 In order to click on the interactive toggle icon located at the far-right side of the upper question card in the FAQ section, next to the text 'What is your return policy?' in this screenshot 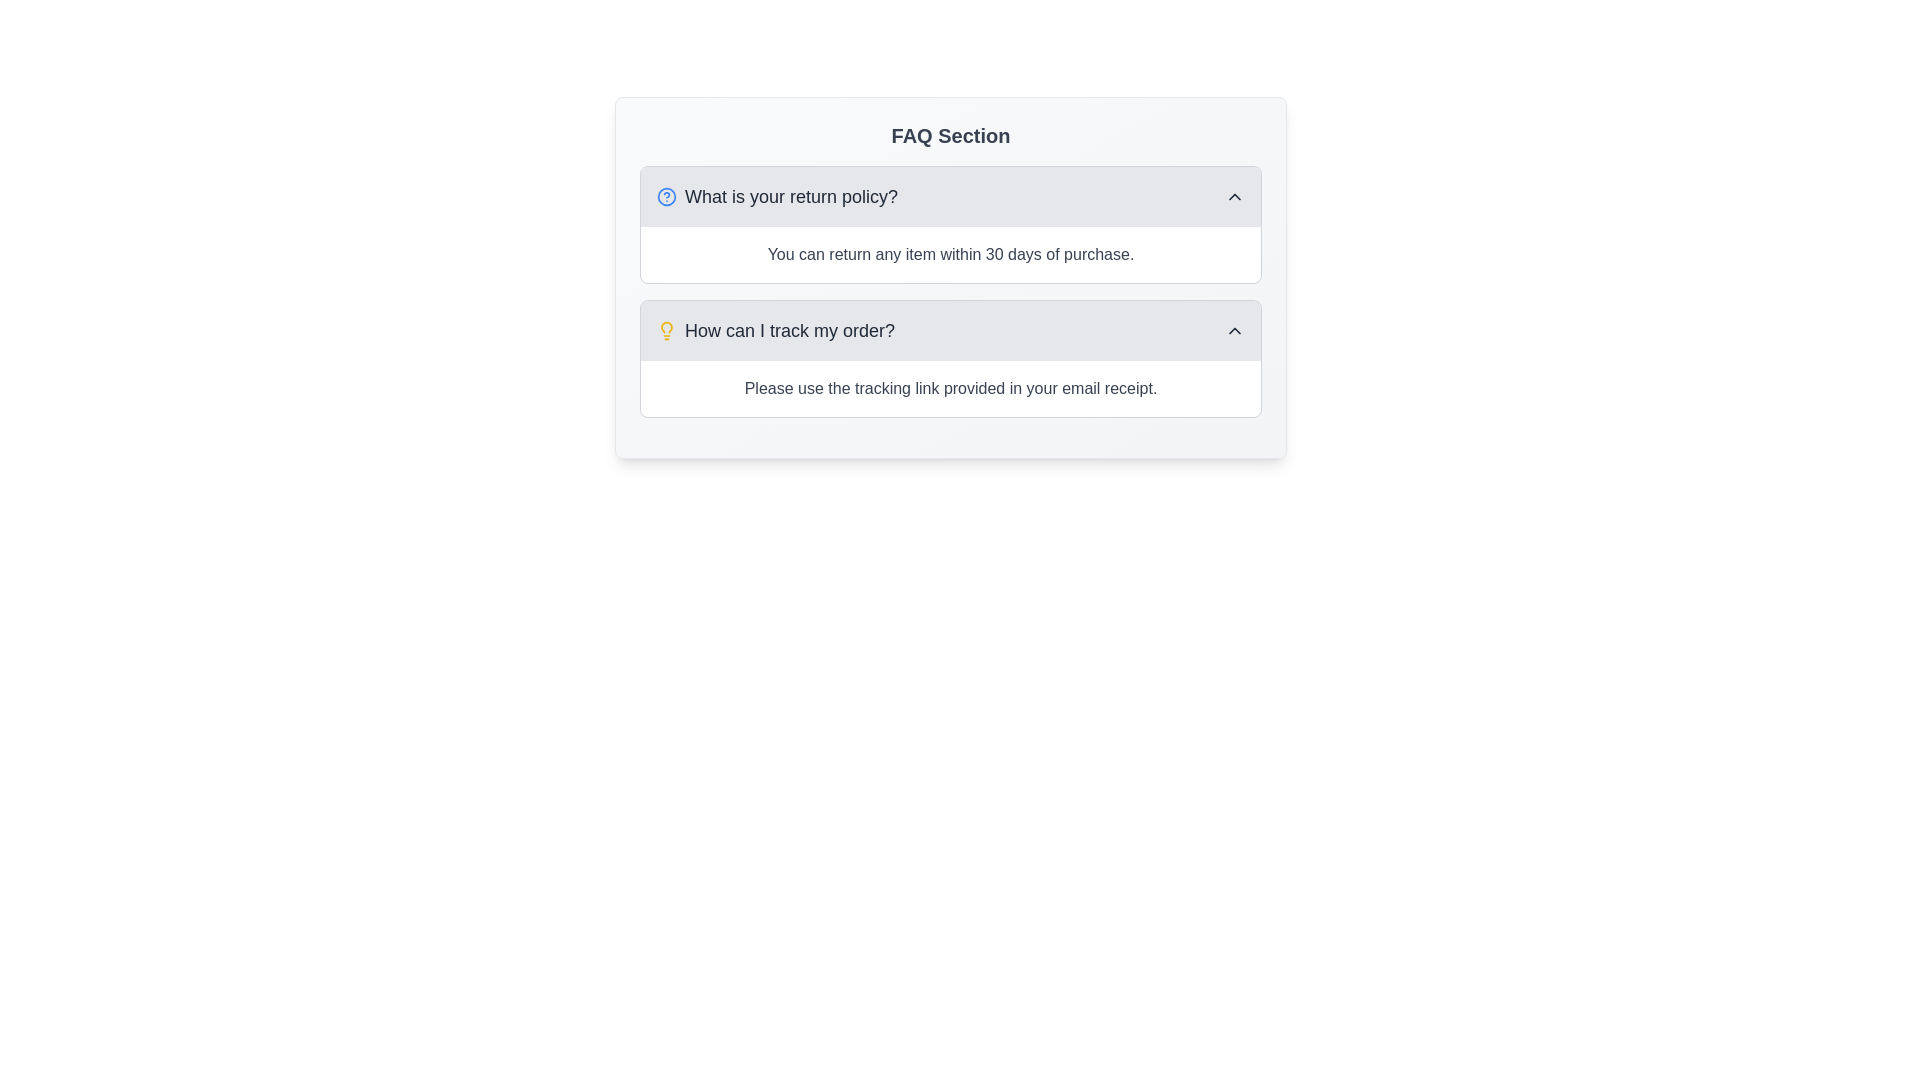, I will do `click(1233, 196)`.